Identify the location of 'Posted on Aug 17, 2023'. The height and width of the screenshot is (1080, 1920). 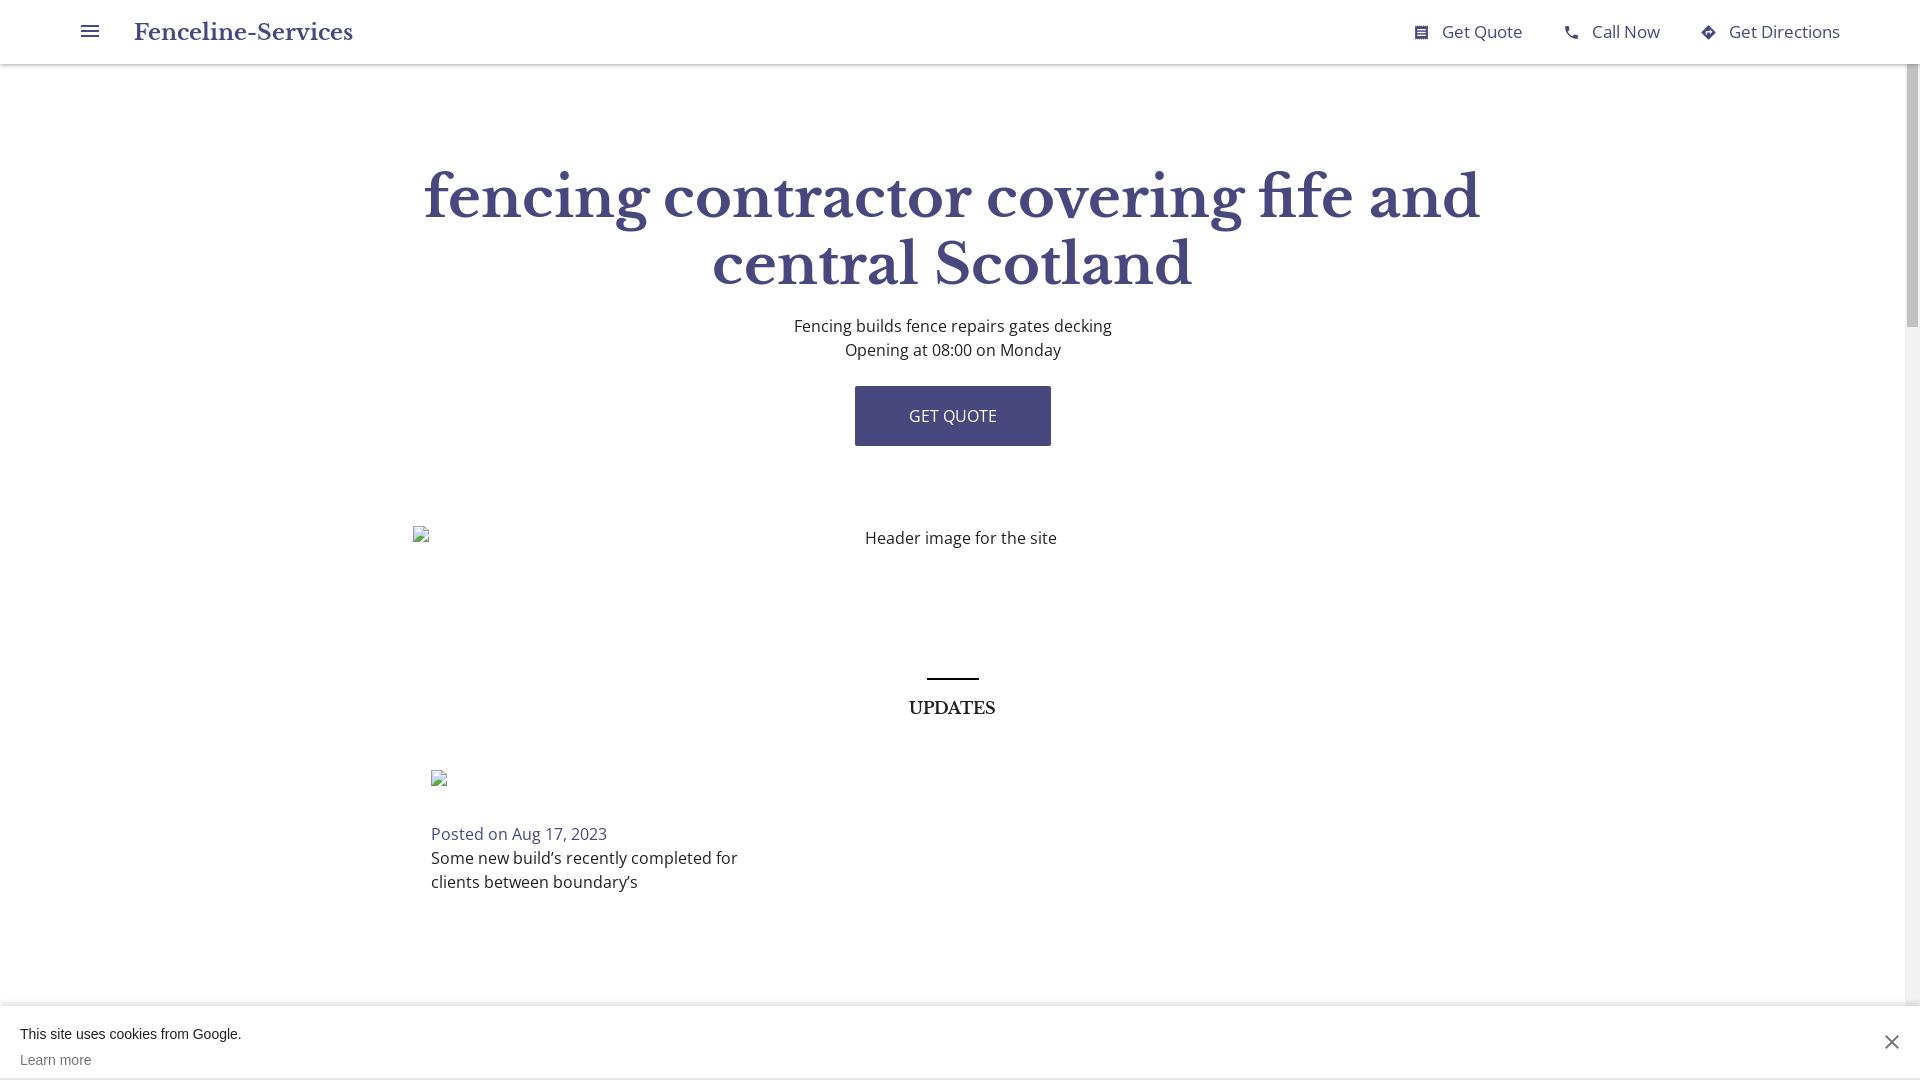
(518, 833).